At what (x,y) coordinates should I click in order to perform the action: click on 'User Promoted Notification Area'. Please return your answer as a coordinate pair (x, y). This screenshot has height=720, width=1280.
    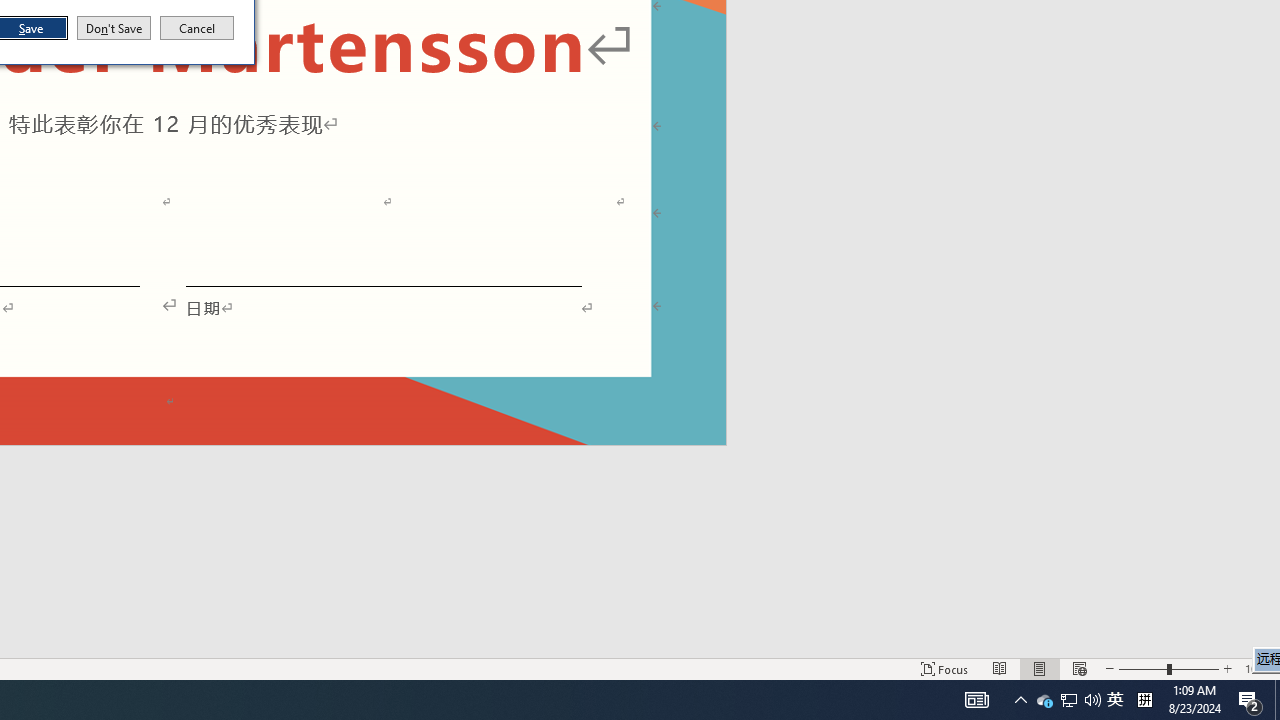
    Looking at the image, I should click on (1067, 698).